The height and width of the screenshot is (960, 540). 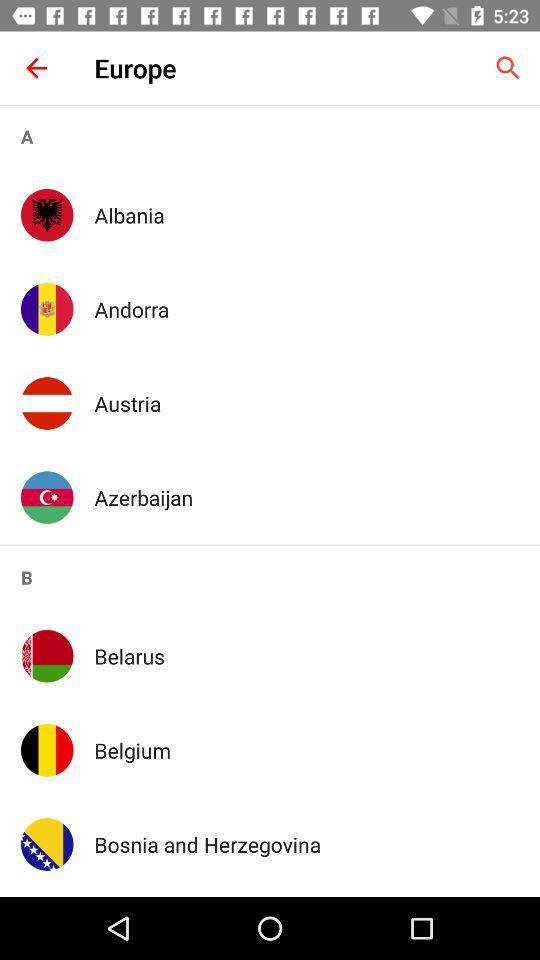 I want to click on the icon above the austria icon, so click(x=306, y=309).